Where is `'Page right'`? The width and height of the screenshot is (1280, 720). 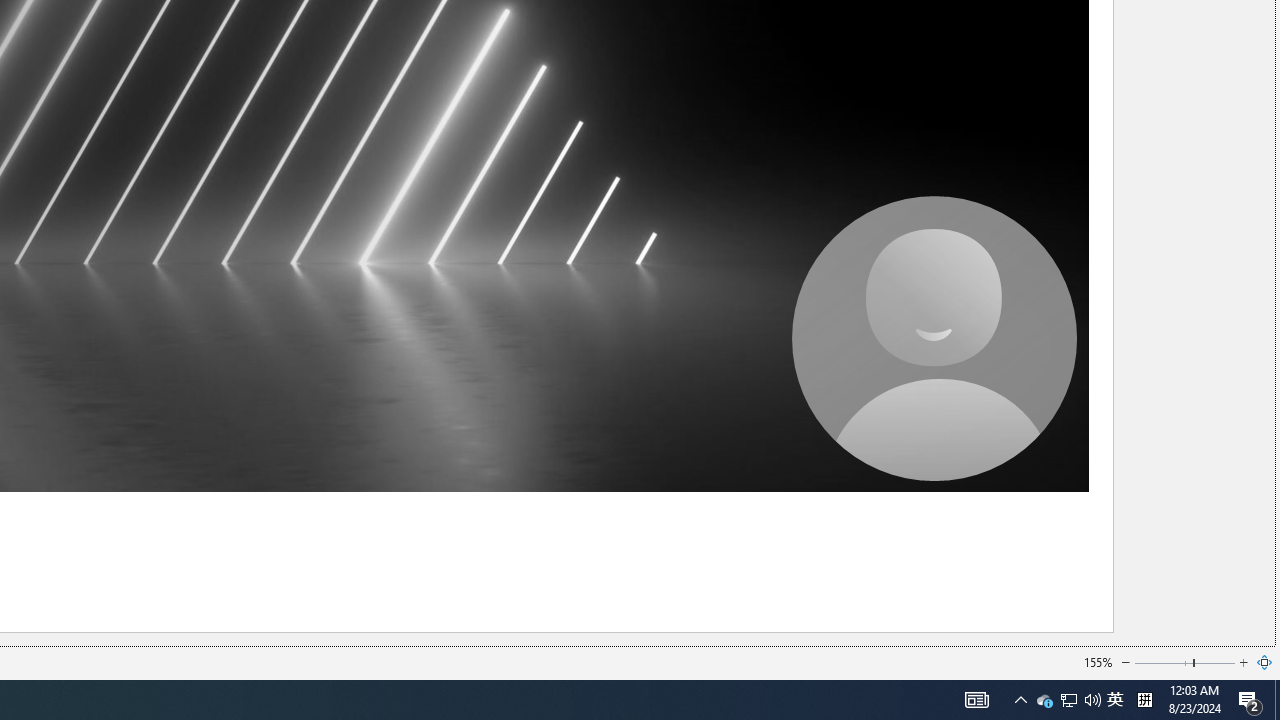
'Page right' is located at coordinates (1214, 663).